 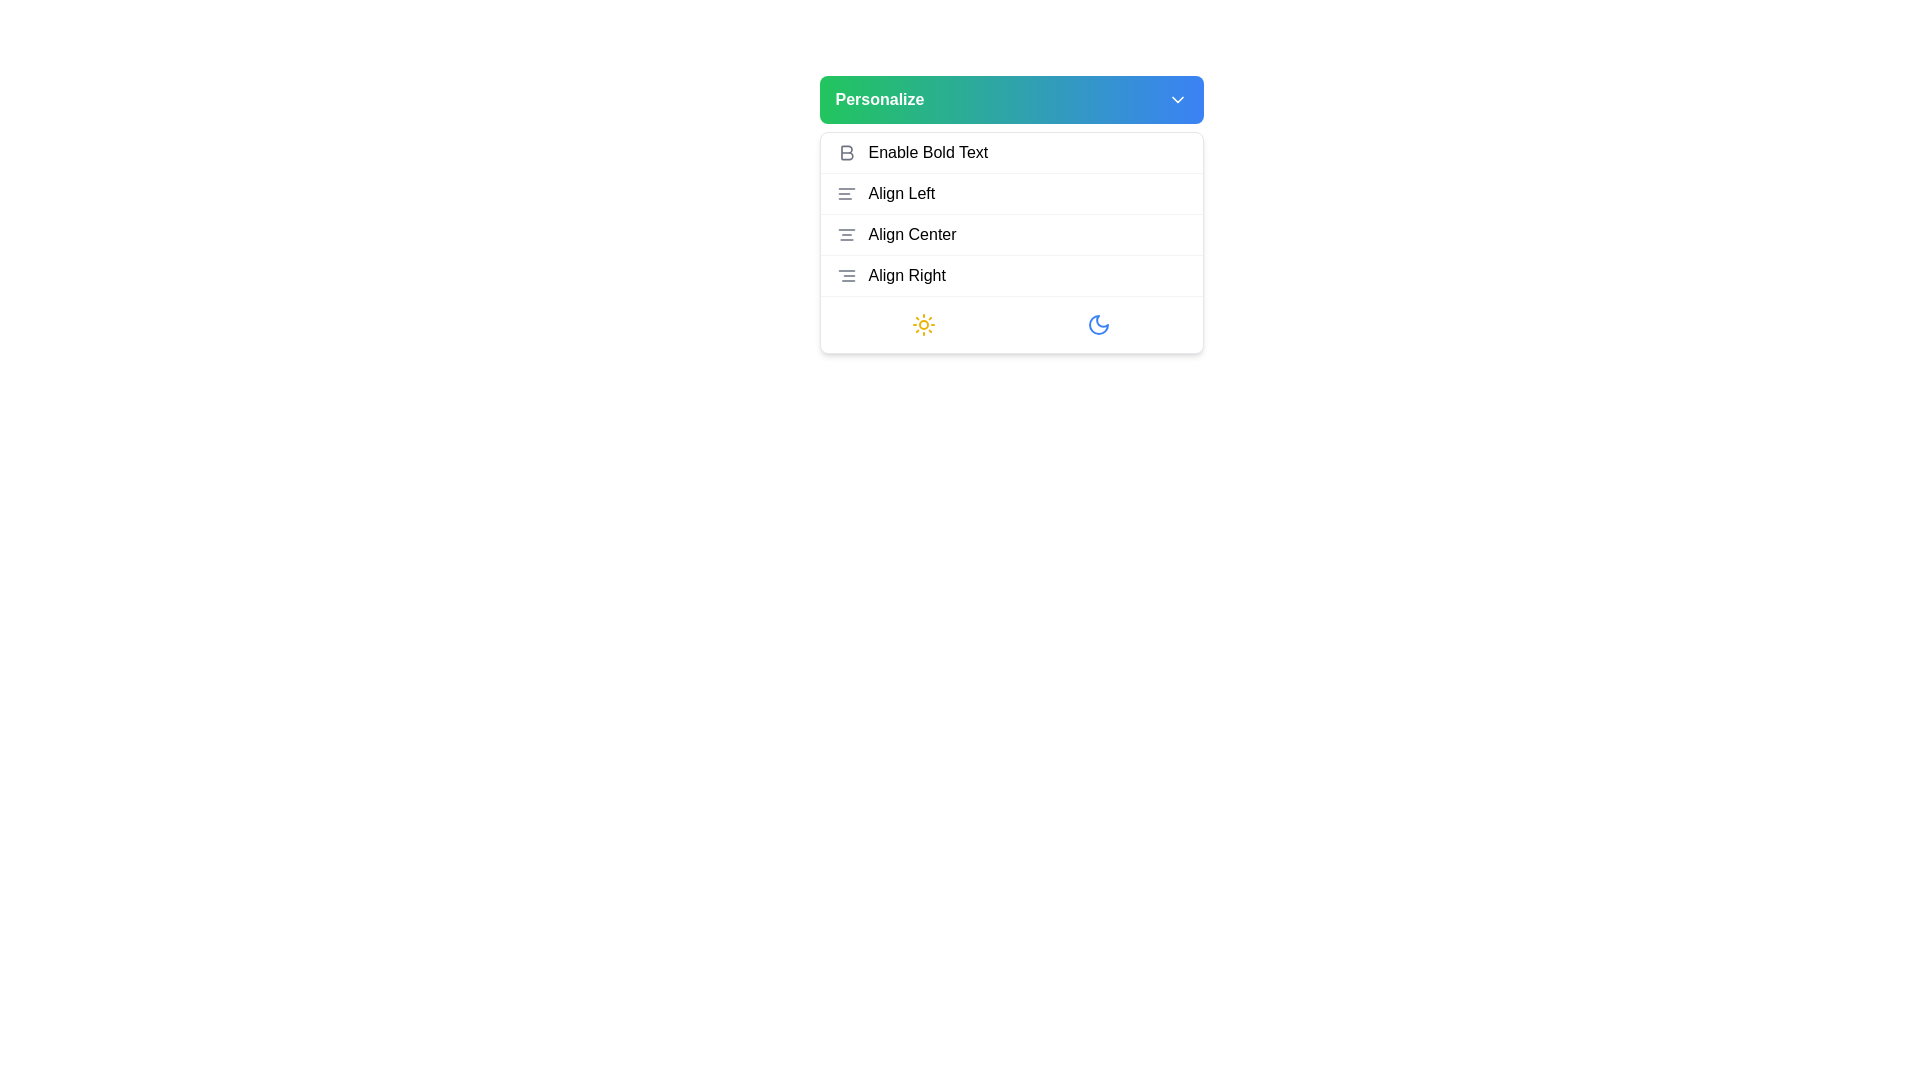 I want to click on the icon represented by three horizontal lines located to the left of the 'Align Right' text label in the alignment menu, so click(x=846, y=276).